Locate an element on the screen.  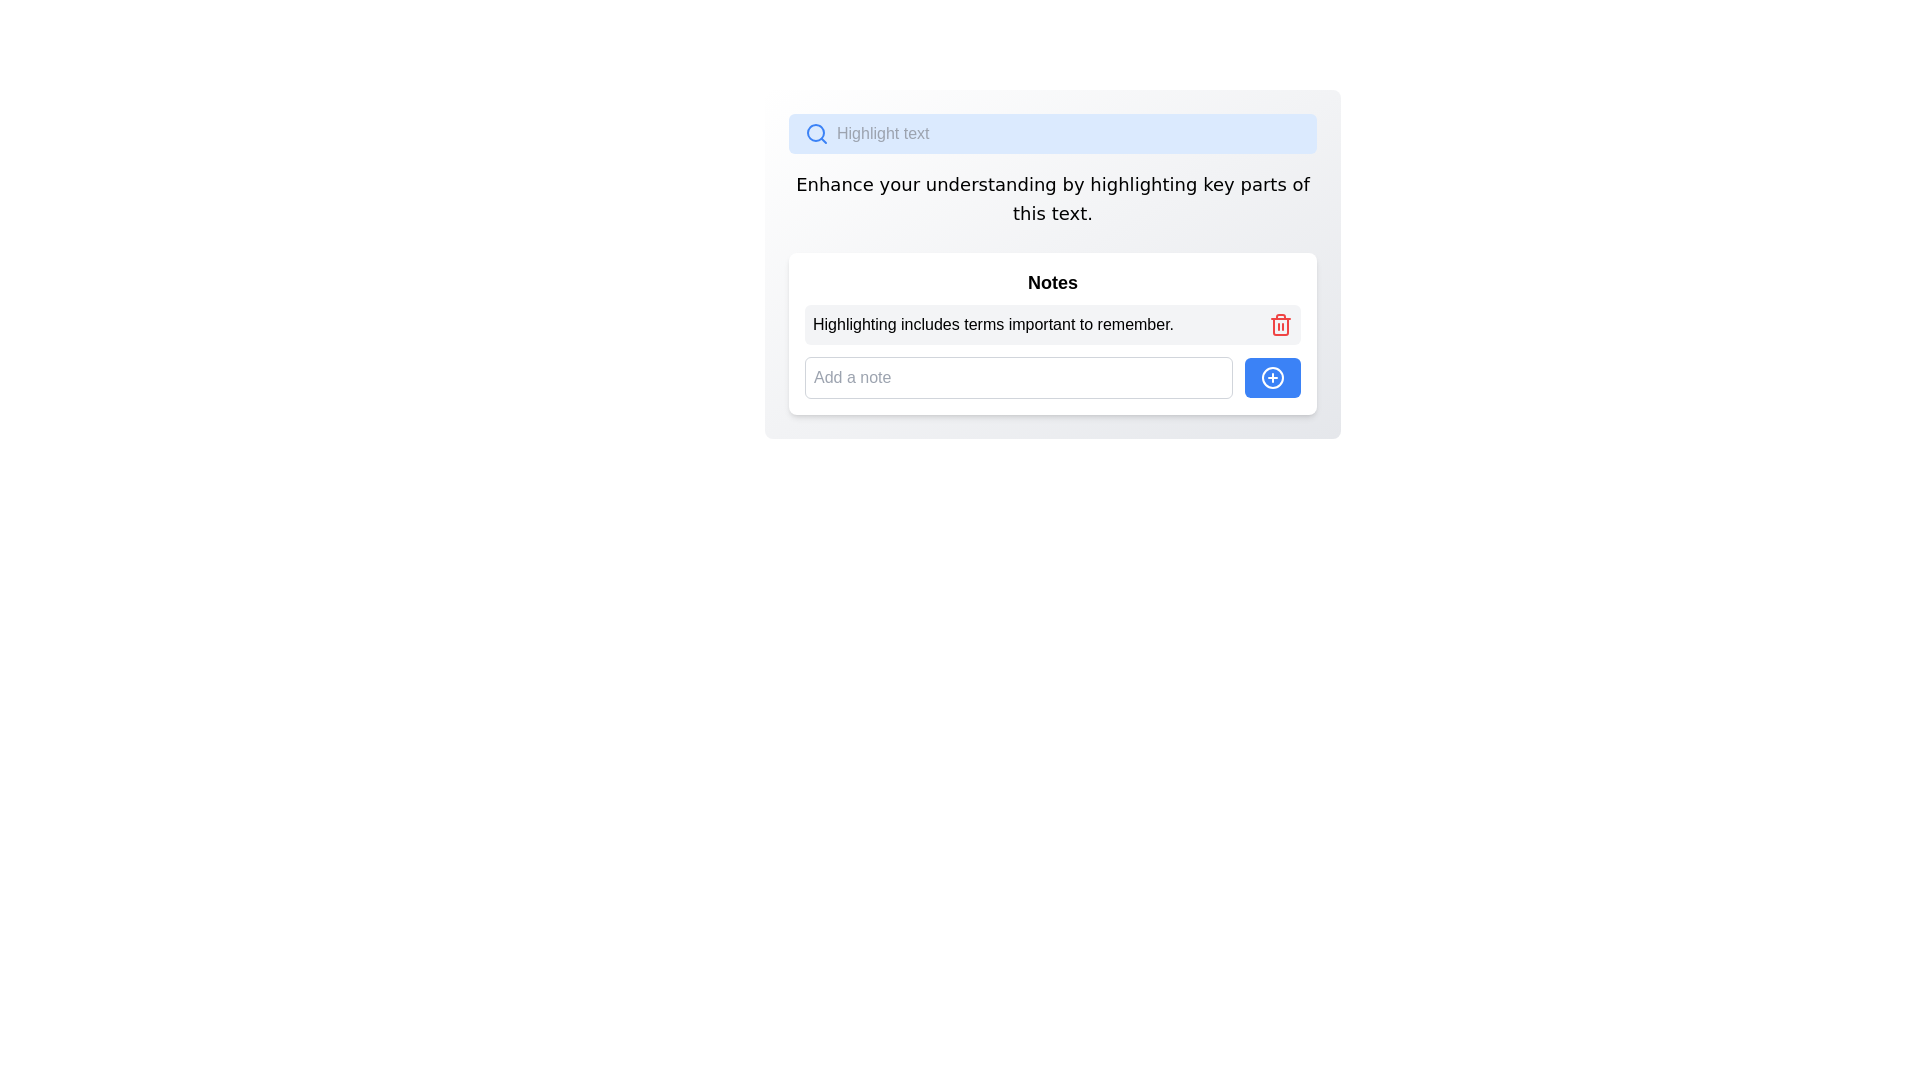
the Highlight marker located right after the letter 'e' in the phrase 'Enhance' within the sentence 'Enhance your understanding by highlighting key parts of this text.' is located at coordinates (876, 184).